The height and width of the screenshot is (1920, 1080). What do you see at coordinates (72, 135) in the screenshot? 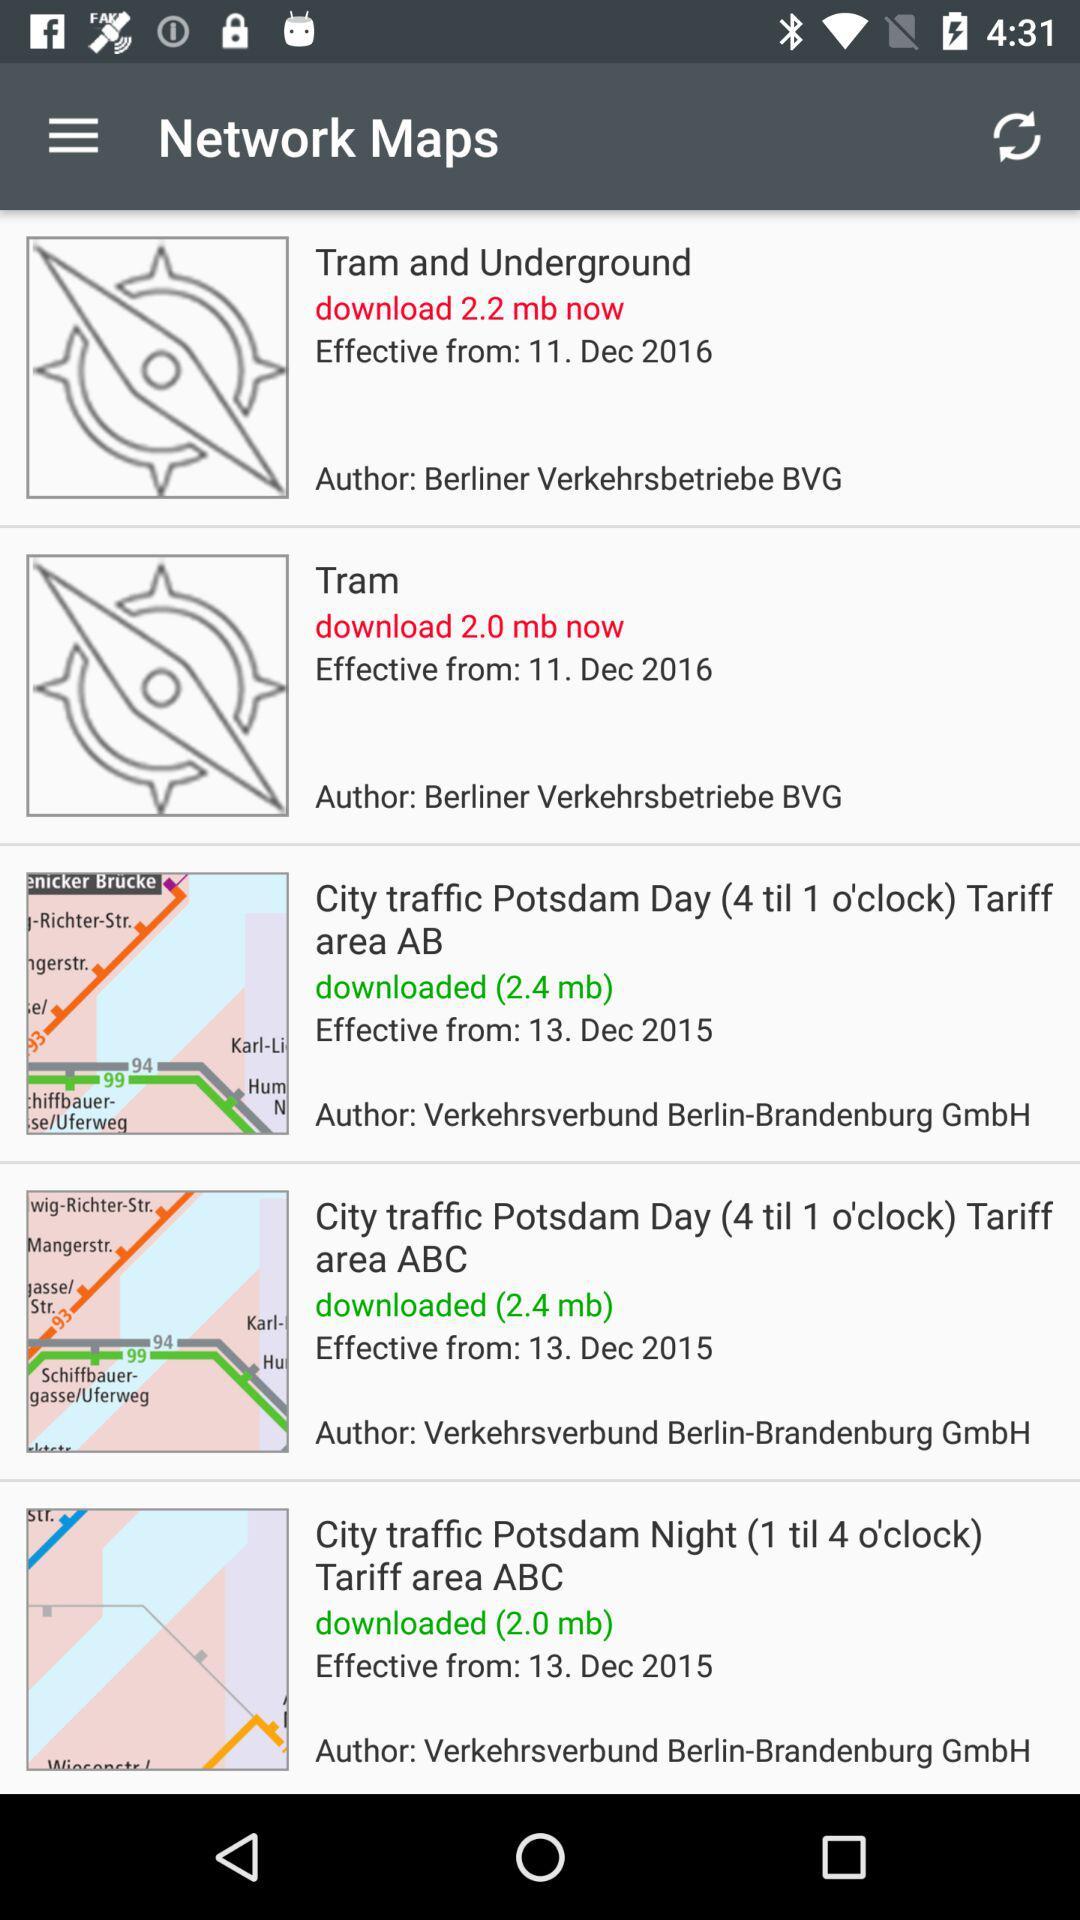
I see `the app next to network maps icon` at bounding box center [72, 135].